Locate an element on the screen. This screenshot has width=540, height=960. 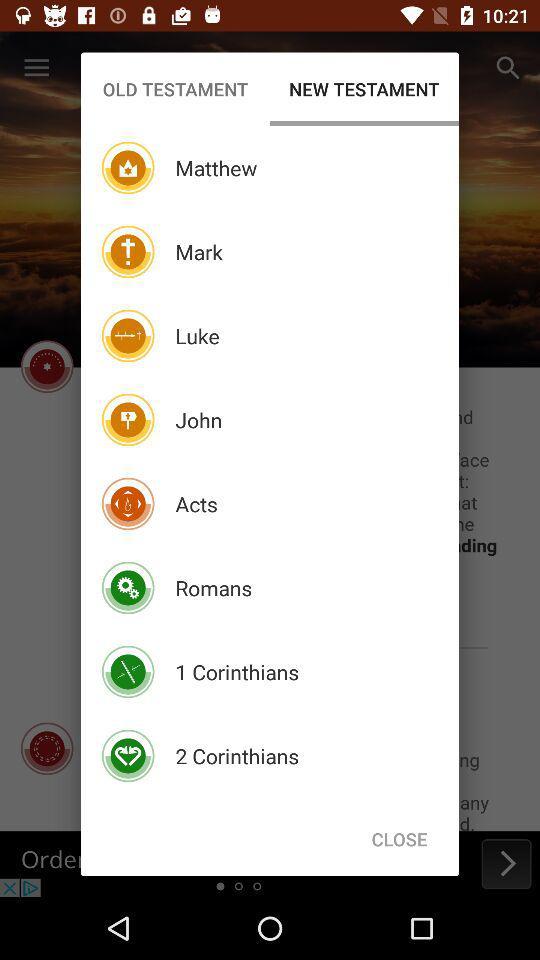
icon below luke icon is located at coordinates (198, 419).